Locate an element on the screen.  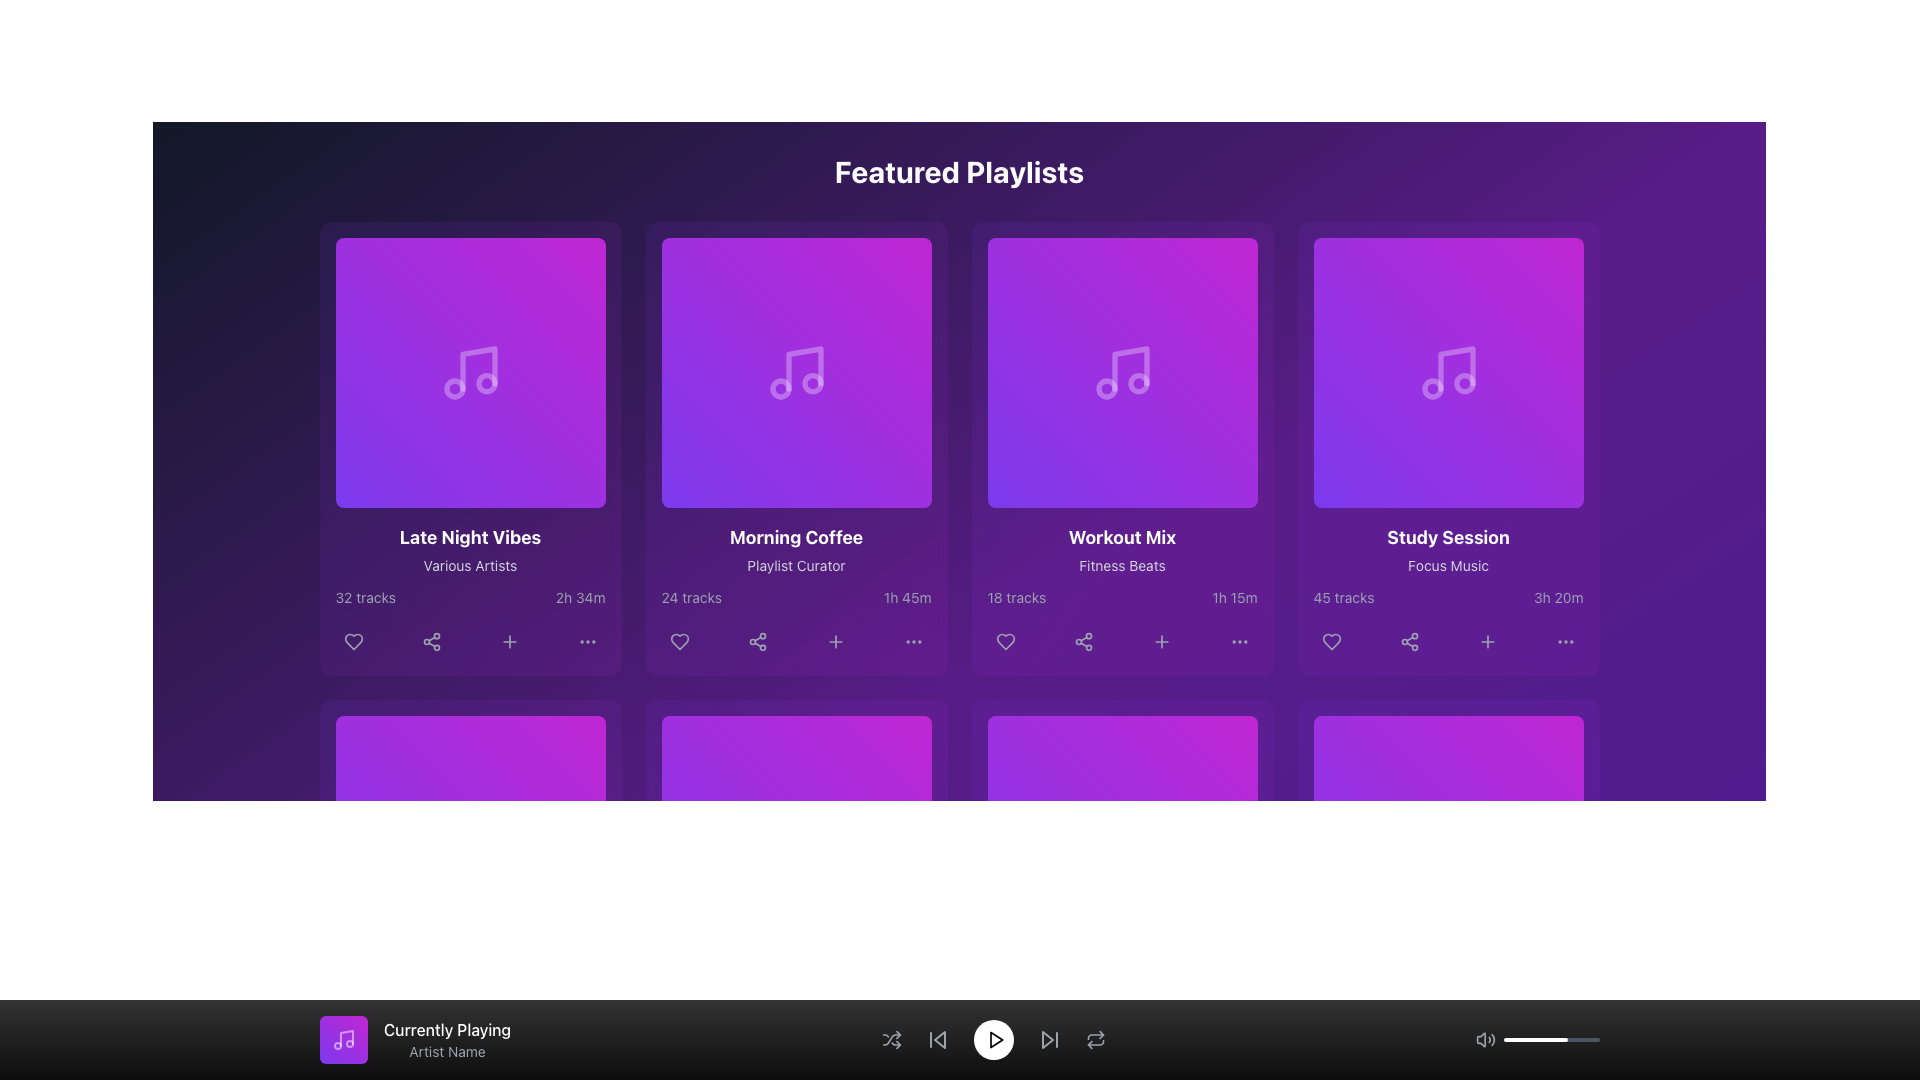
second SVG circle element located in the bottom-left section of the music note icon for the 'Study Session' card in the Featured Playlists section is located at coordinates (1431, 389).